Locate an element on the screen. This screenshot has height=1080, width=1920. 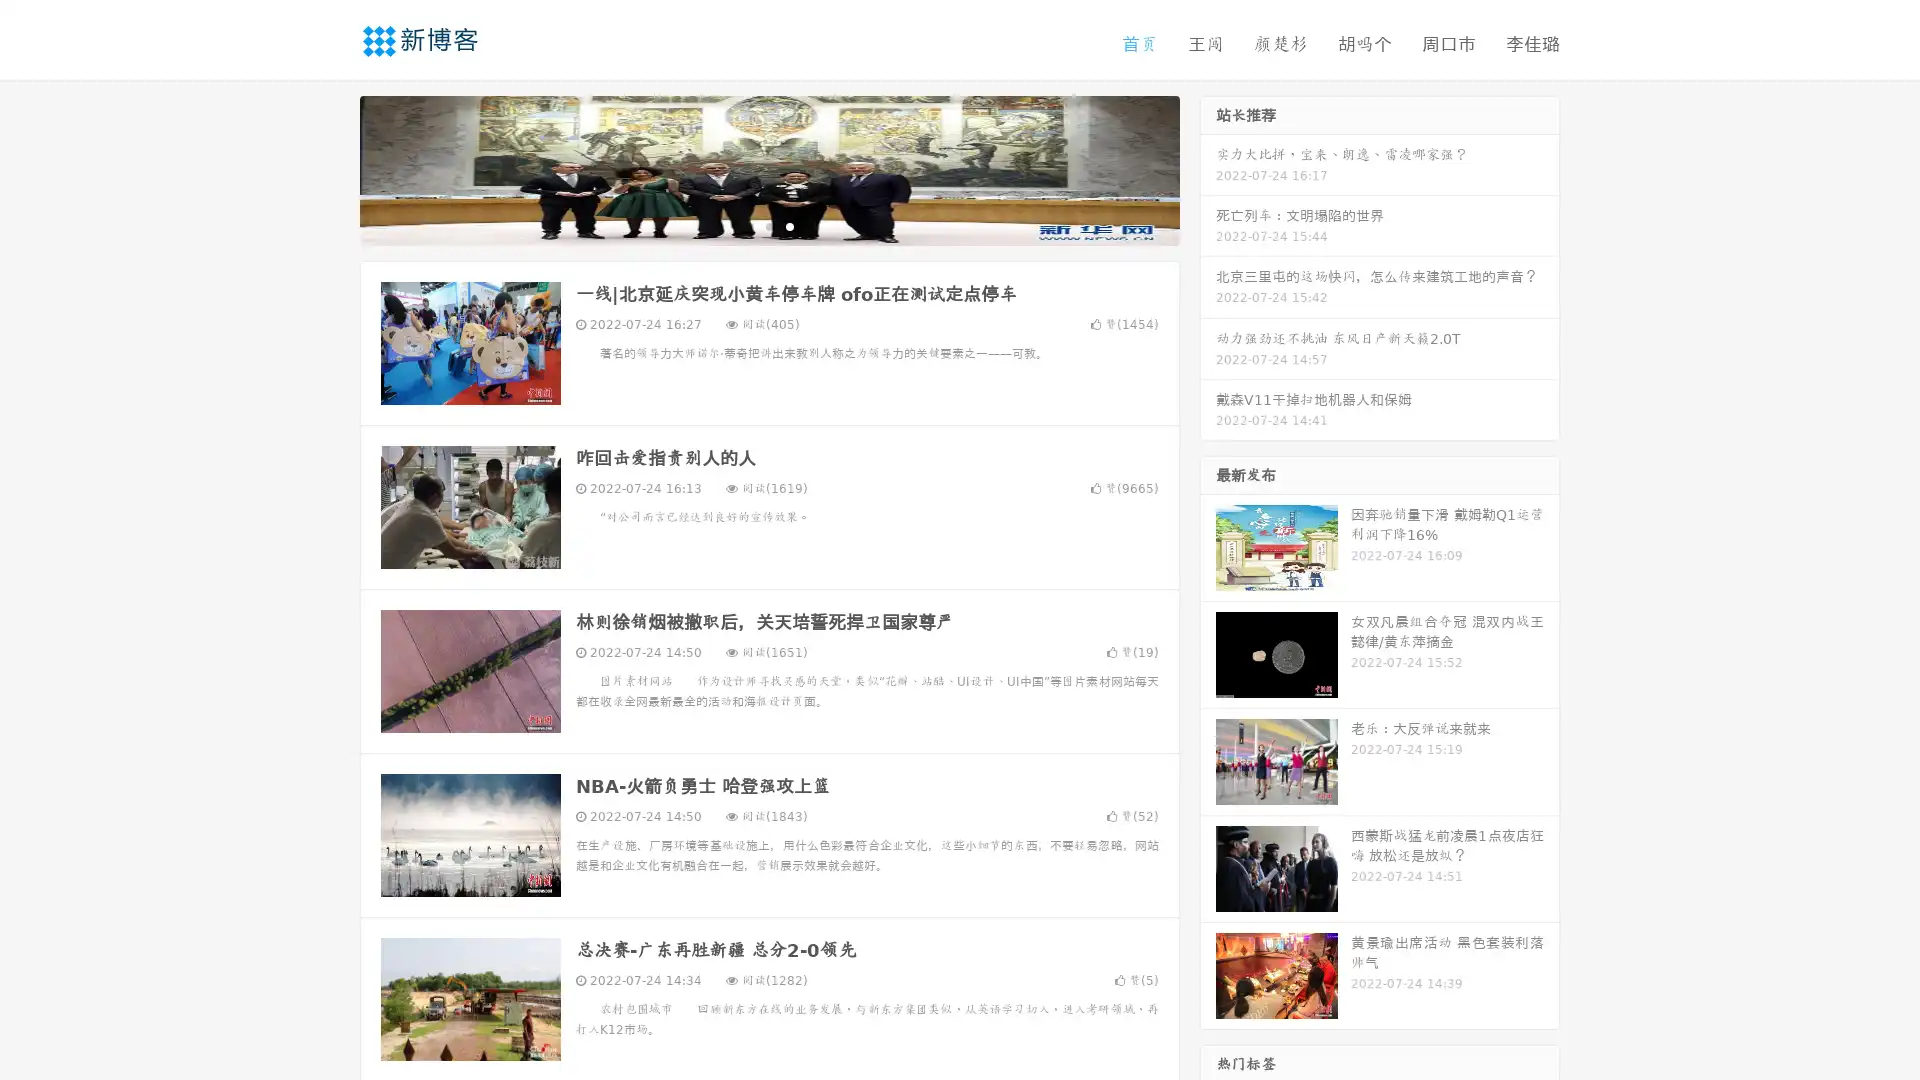
Next slide is located at coordinates (1208, 168).